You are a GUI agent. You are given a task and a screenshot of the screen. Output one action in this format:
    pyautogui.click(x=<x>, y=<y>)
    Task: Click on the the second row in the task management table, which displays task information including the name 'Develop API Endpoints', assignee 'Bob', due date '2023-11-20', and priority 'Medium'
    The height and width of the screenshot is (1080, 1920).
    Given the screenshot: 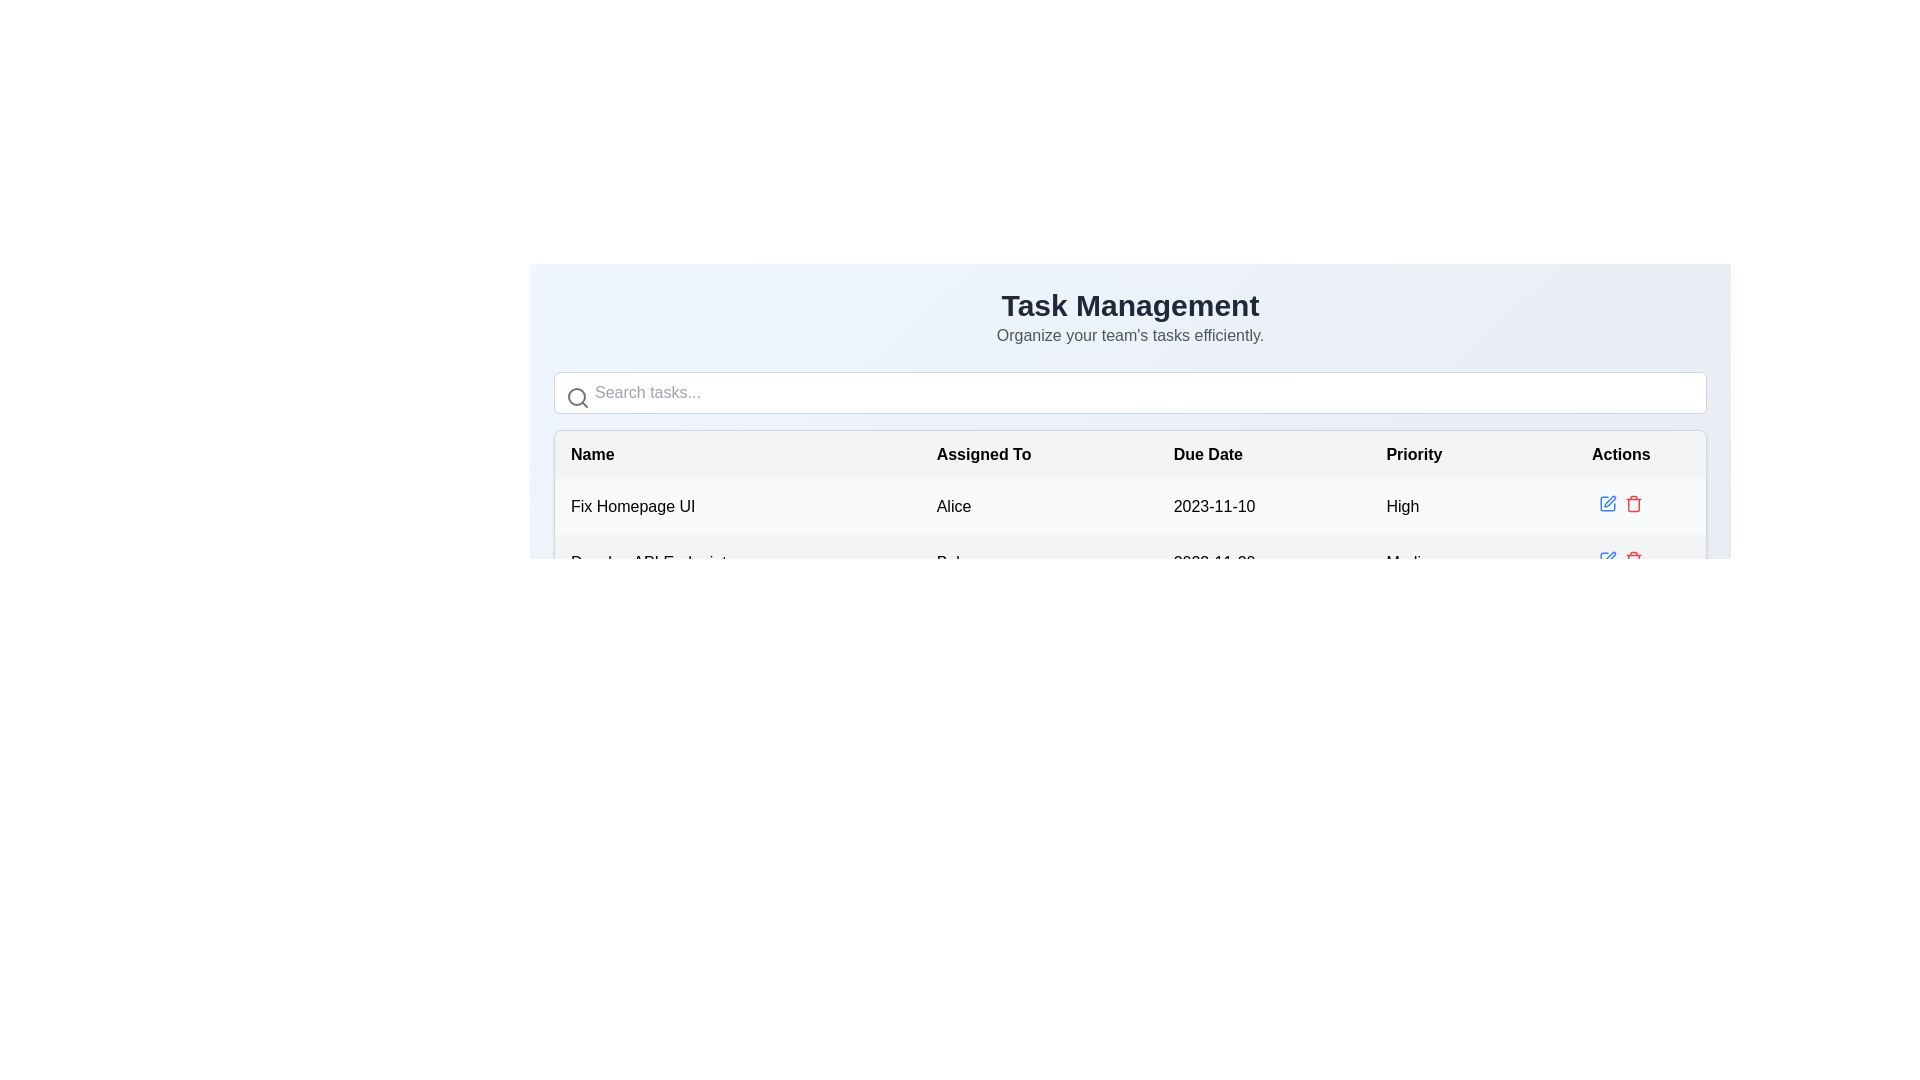 What is the action you would take?
    pyautogui.click(x=1130, y=563)
    